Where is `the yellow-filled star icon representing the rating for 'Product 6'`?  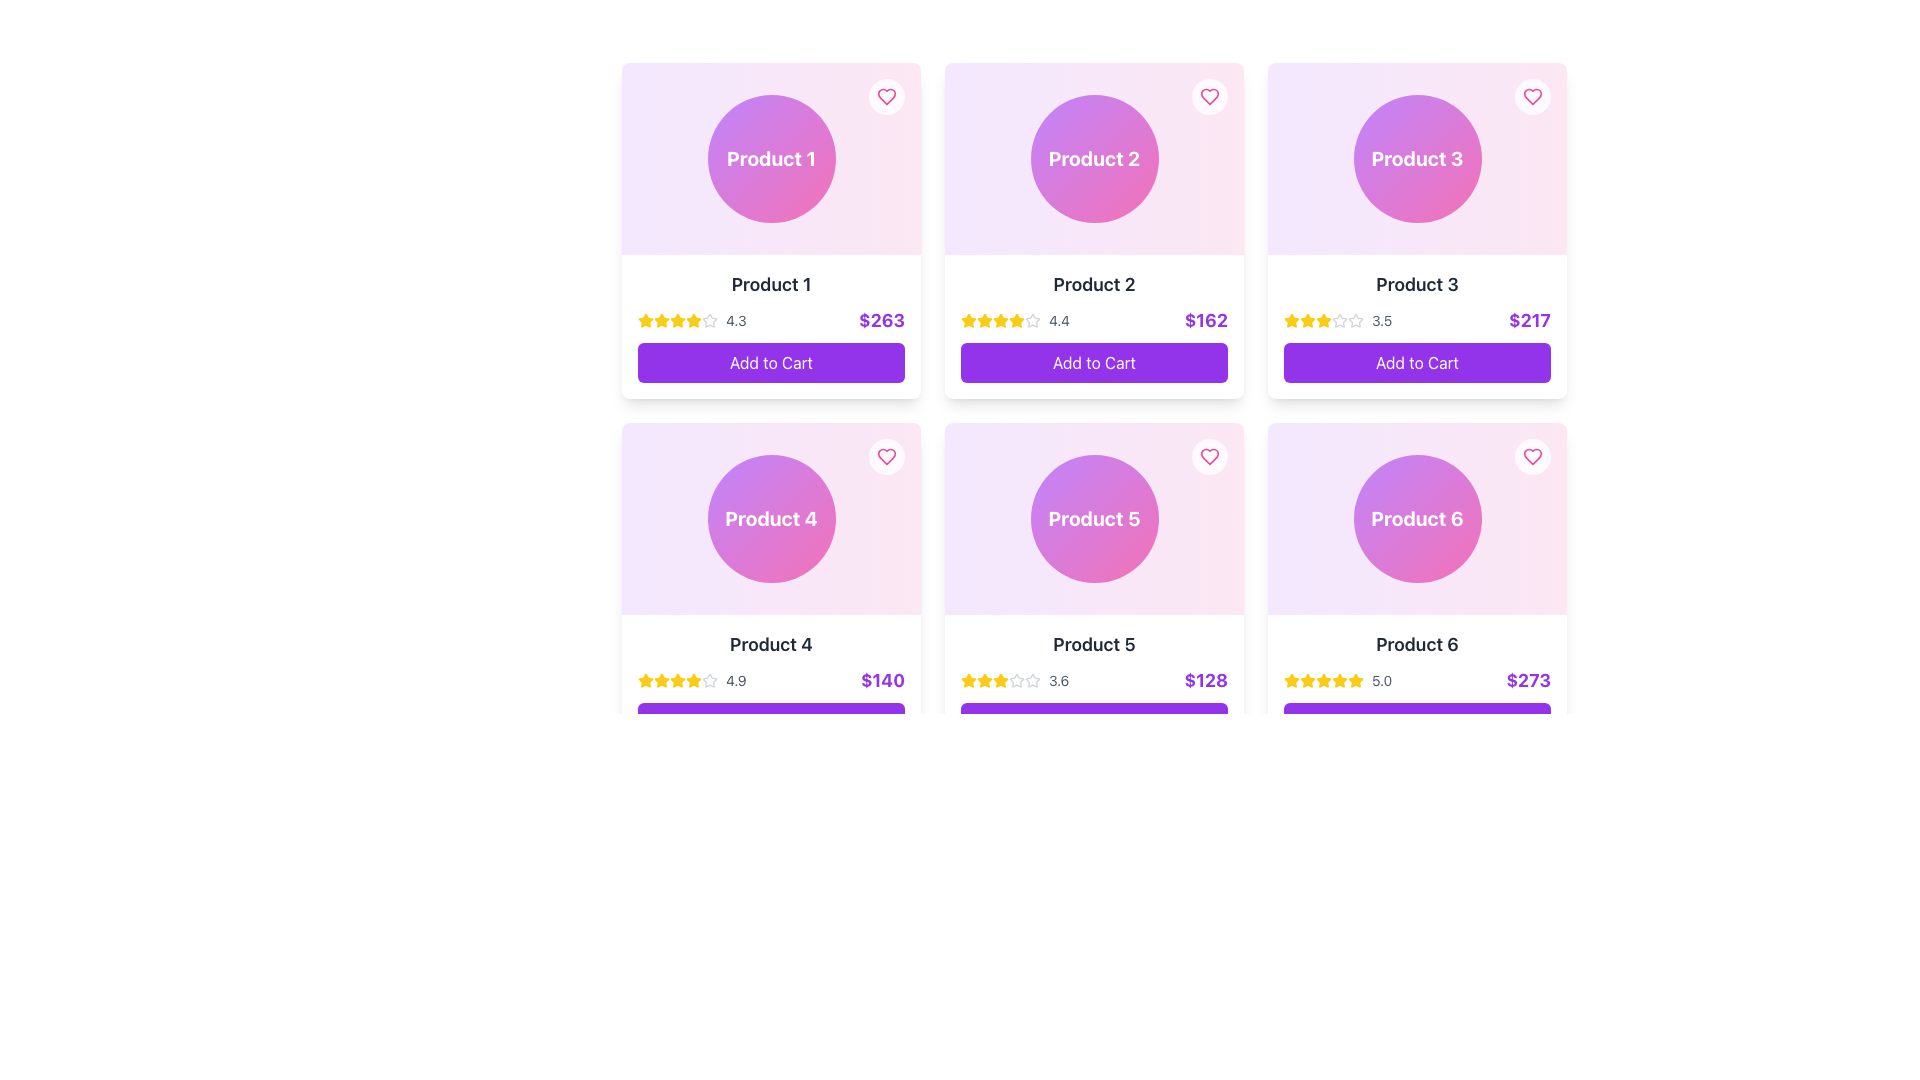 the yellow-filled star icon representing the rating for 'Product 6' is located at coordinates (1308, 679).